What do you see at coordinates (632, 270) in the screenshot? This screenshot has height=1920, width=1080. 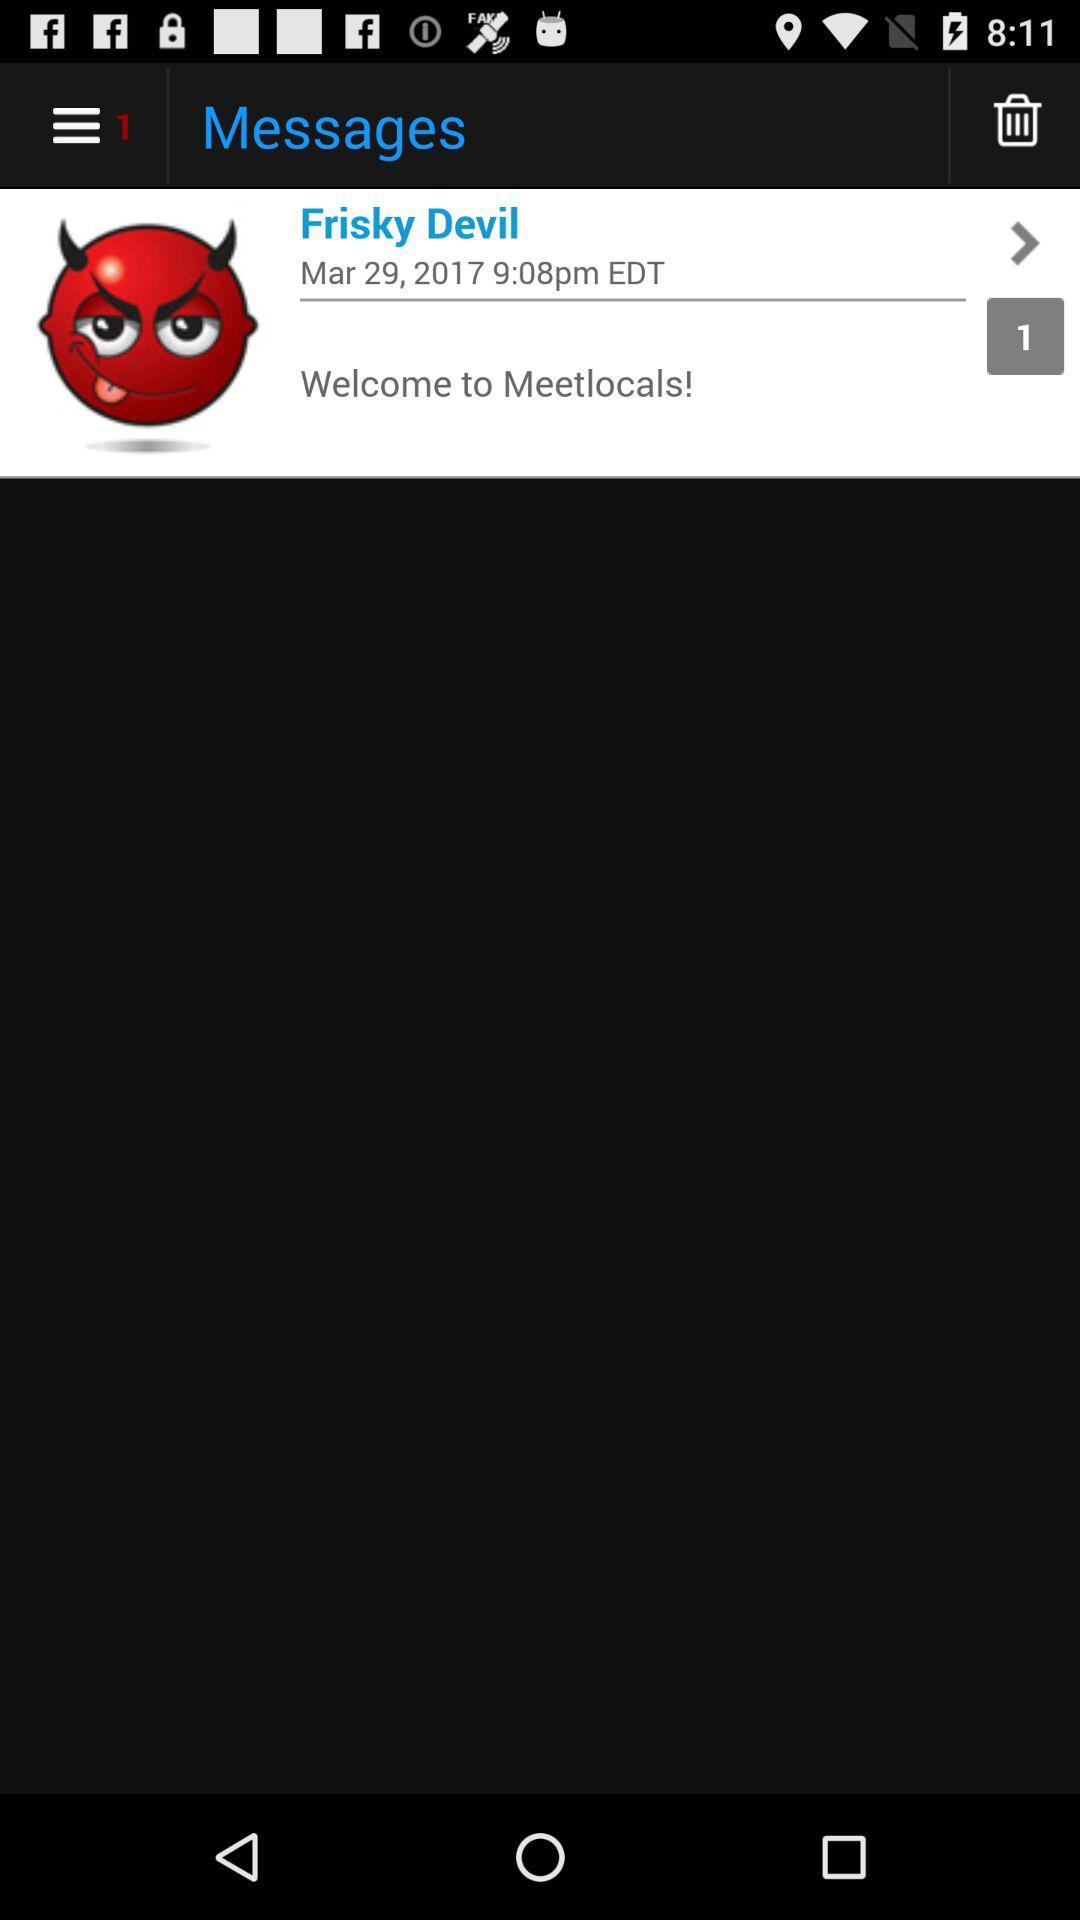 I see `mar 29 2017 item` at bounding box center [632, 270].